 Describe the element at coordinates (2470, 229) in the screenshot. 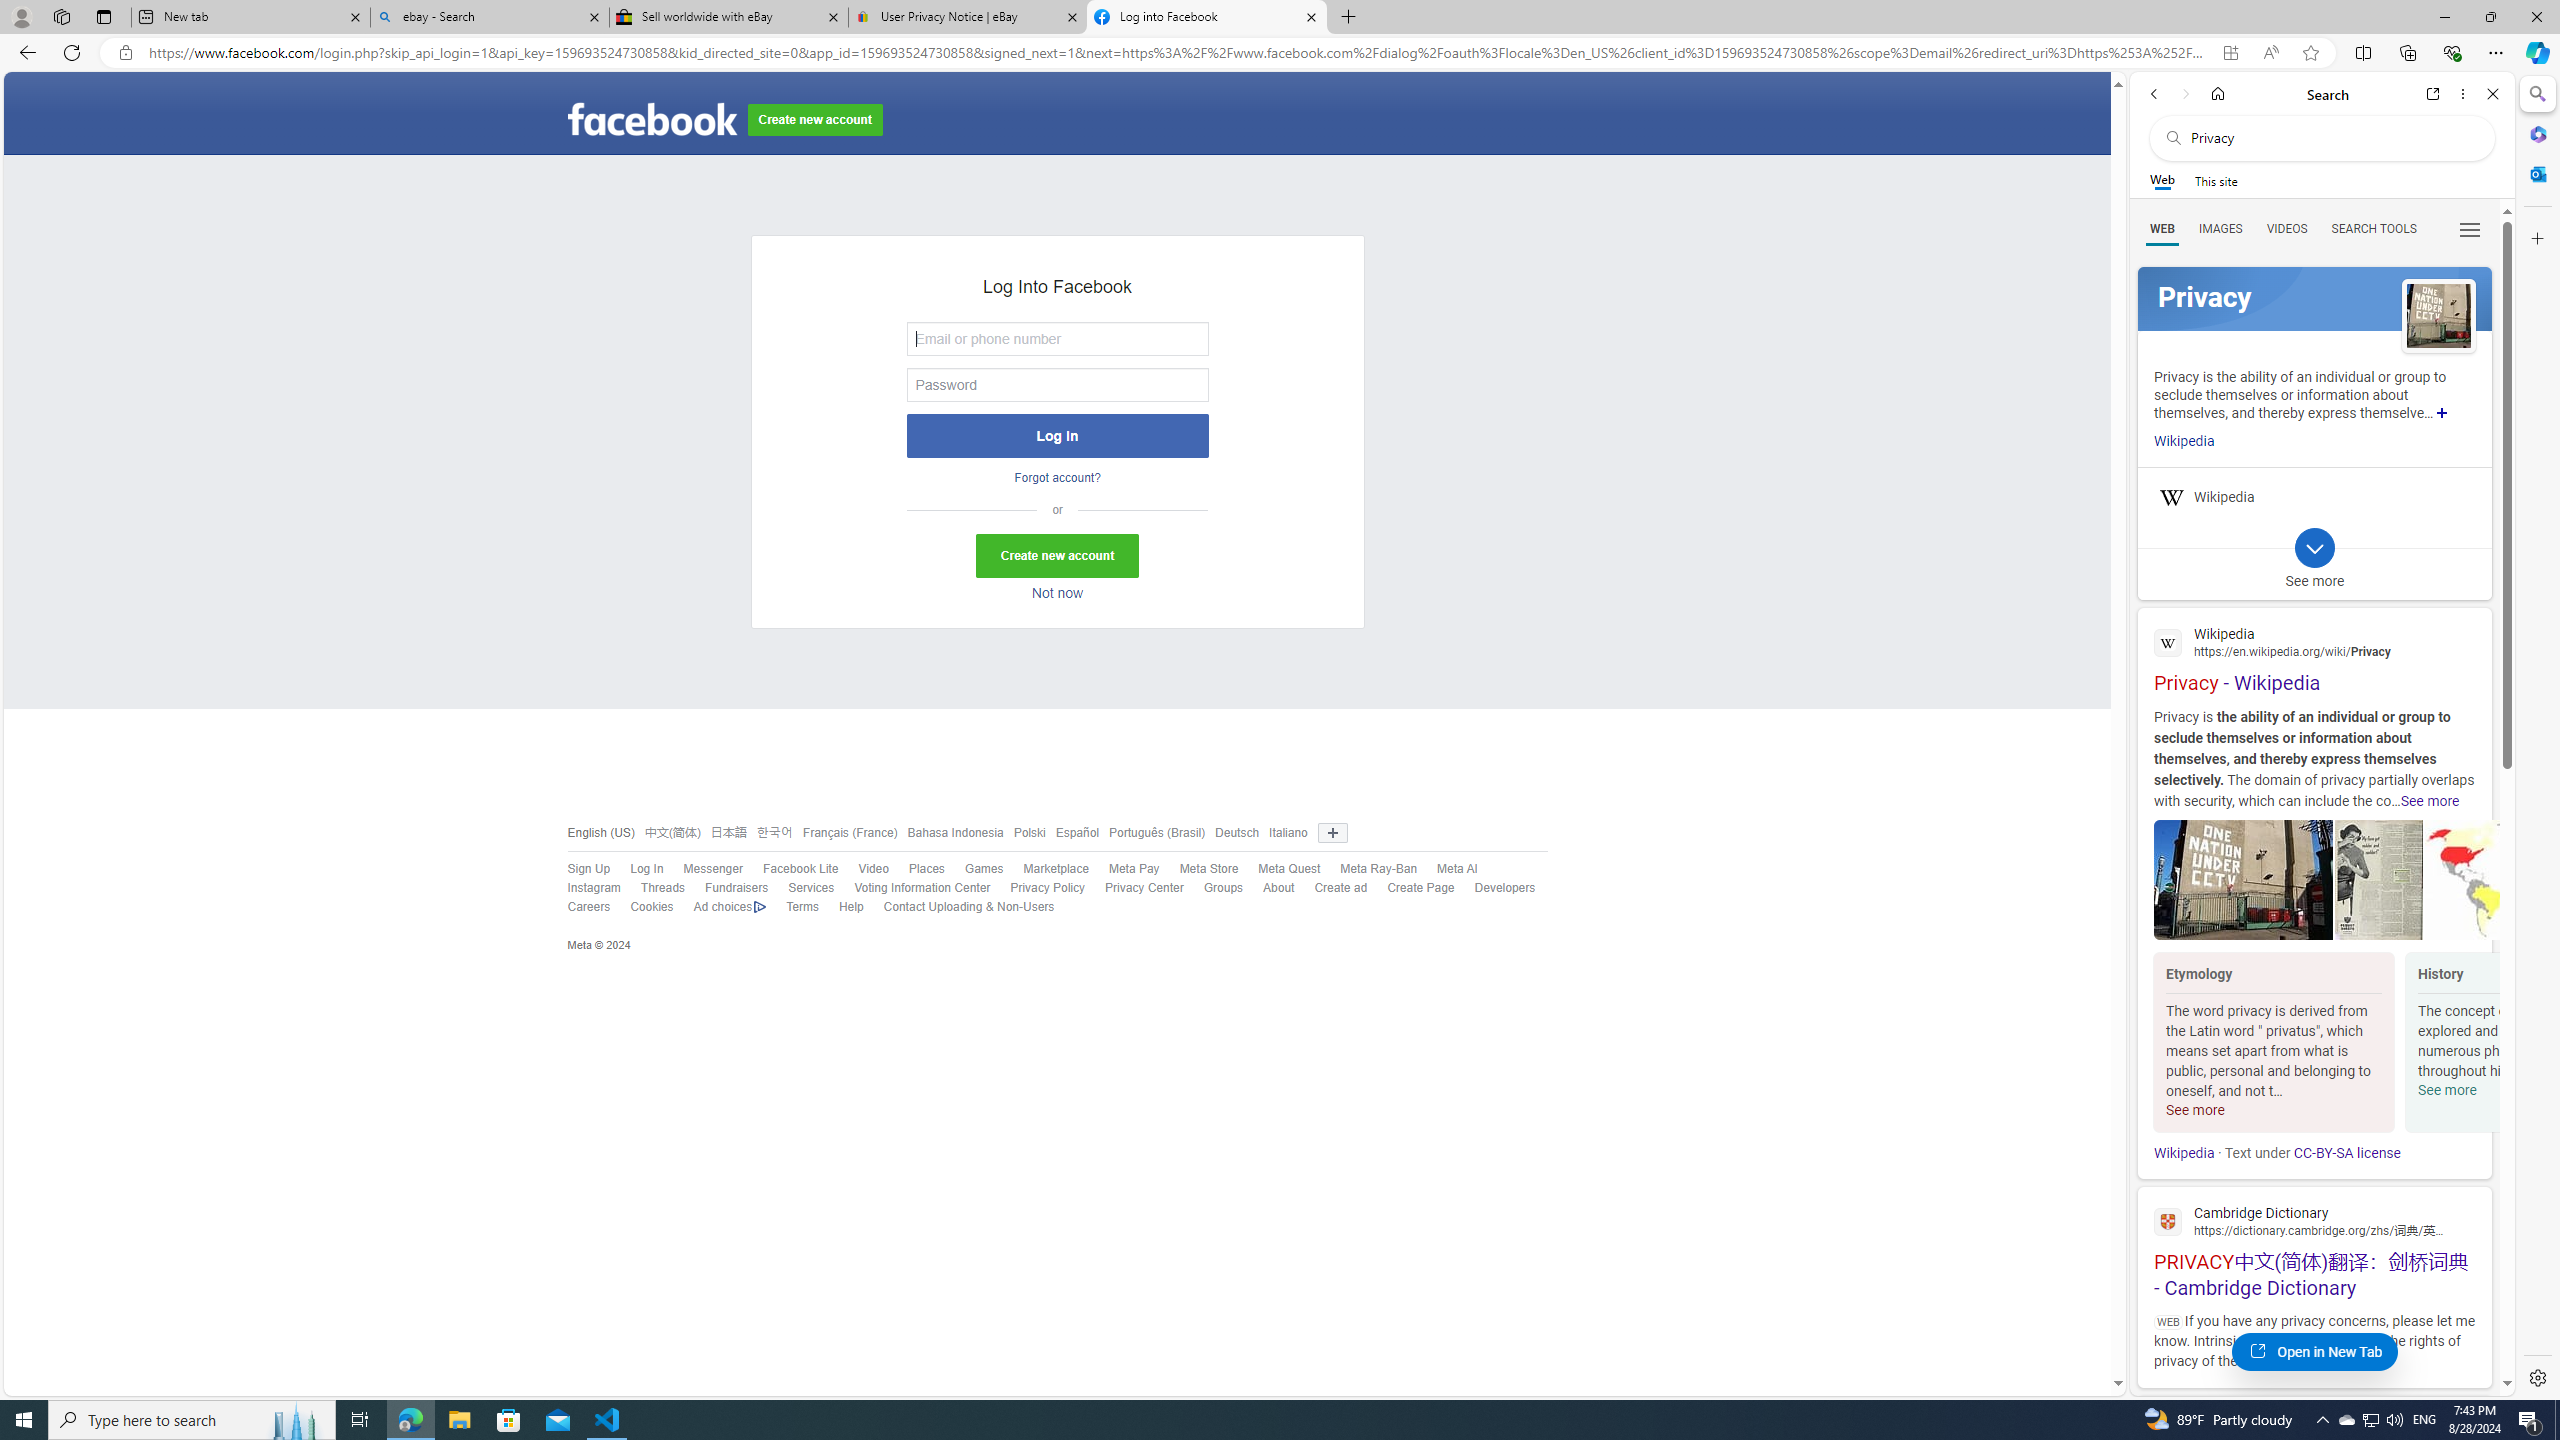

I see `'Class: b_serphb'` at that location.